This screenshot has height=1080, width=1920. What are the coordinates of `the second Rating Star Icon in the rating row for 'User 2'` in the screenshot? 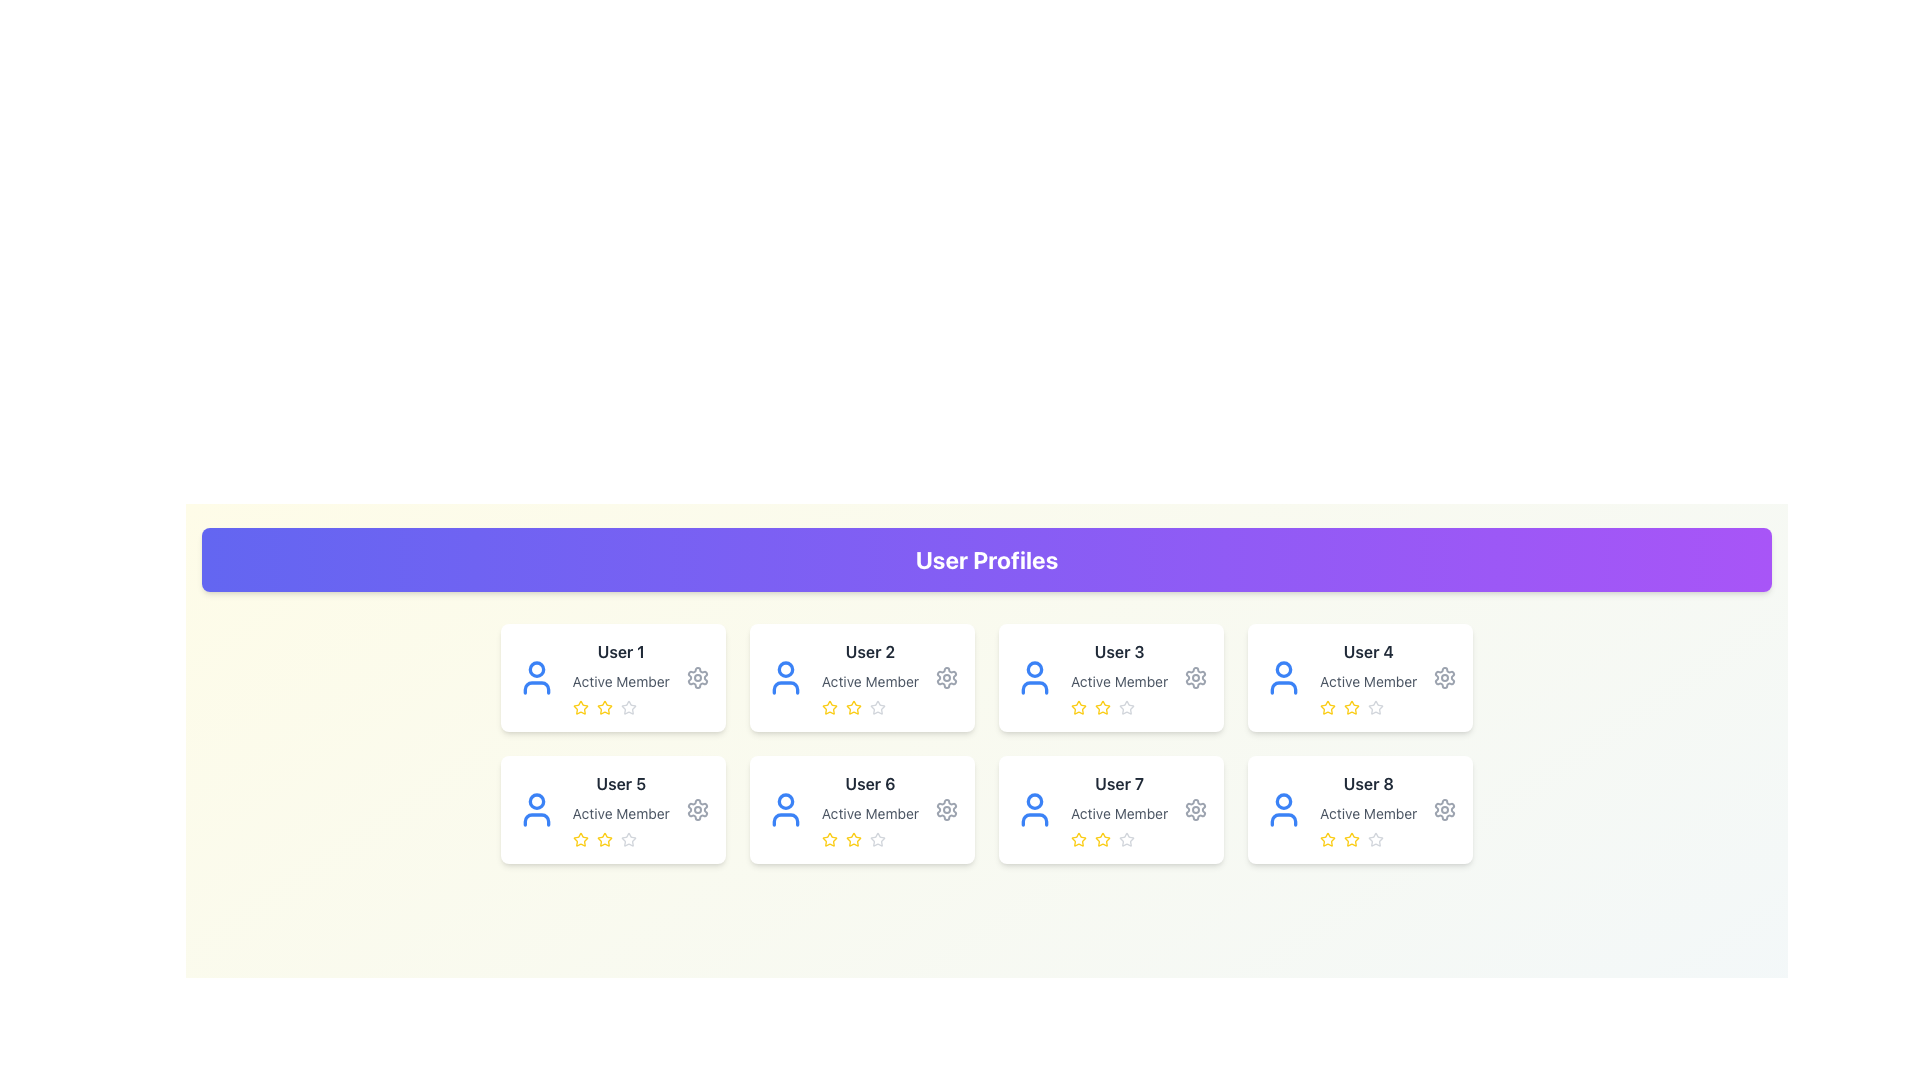 It's located at (829, 706).